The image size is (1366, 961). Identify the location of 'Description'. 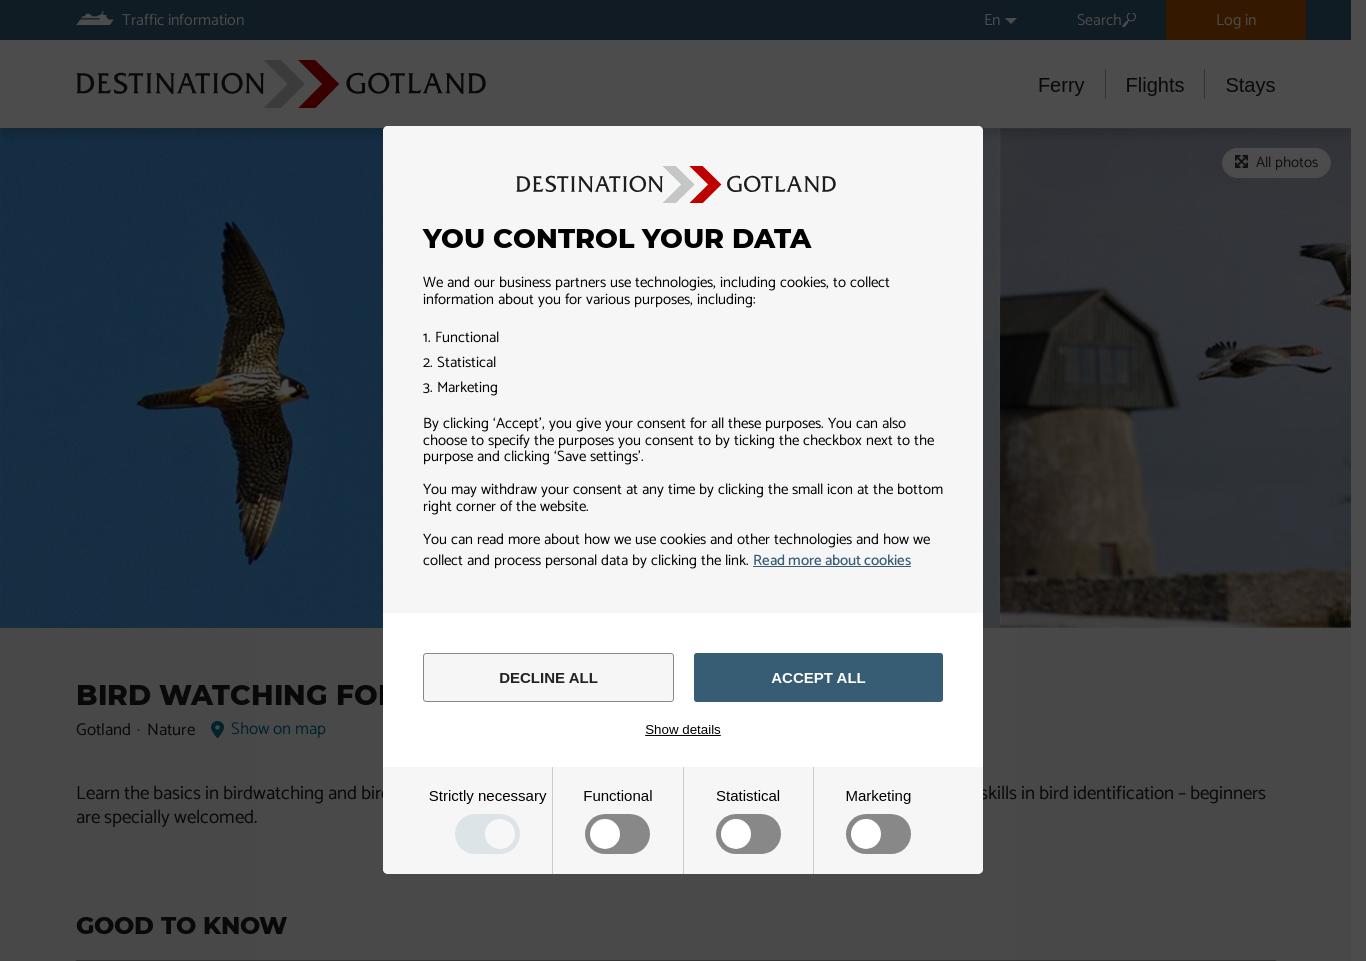
(383, 156).